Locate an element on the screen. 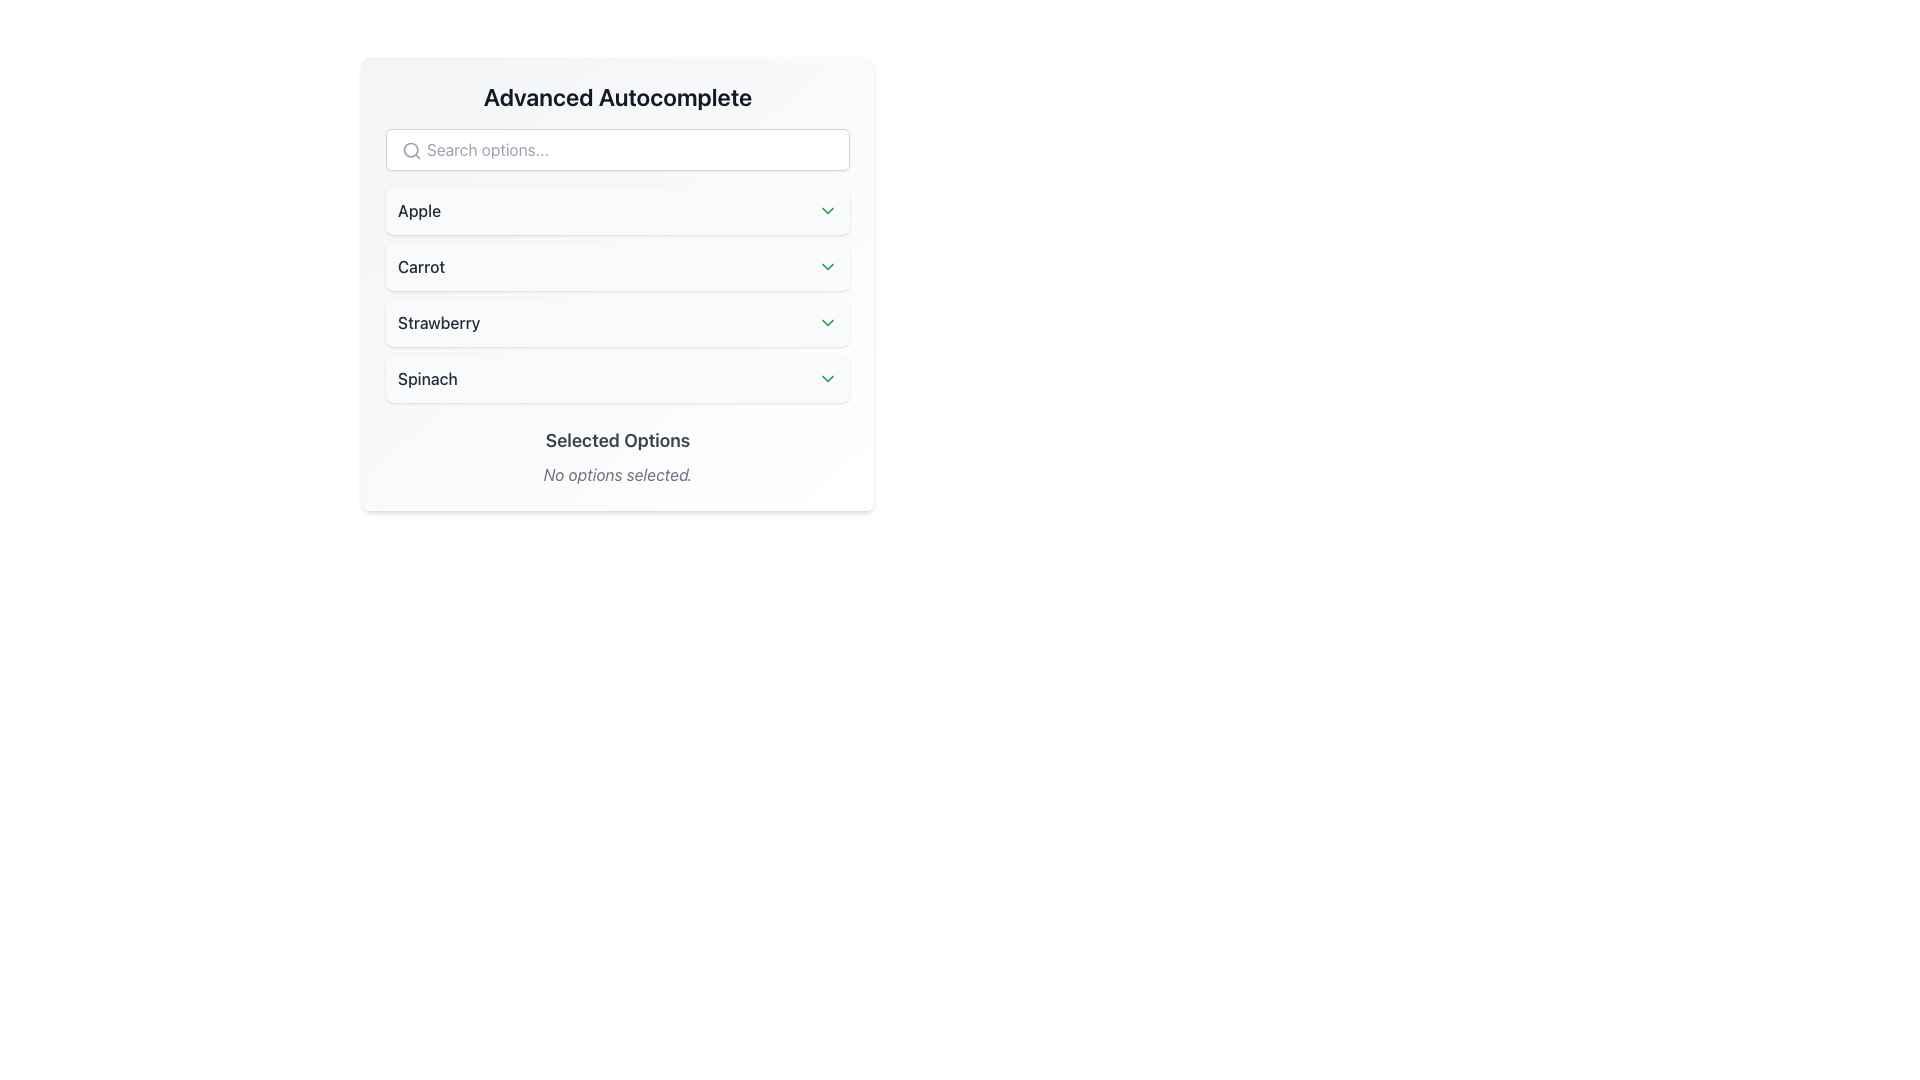 The width and height of the screenshot is (1920, 1080). the text label that reads 'No options selected.' in grey italic font, which is located below the 'Selected Options' title is located at coordinates (617, 474).